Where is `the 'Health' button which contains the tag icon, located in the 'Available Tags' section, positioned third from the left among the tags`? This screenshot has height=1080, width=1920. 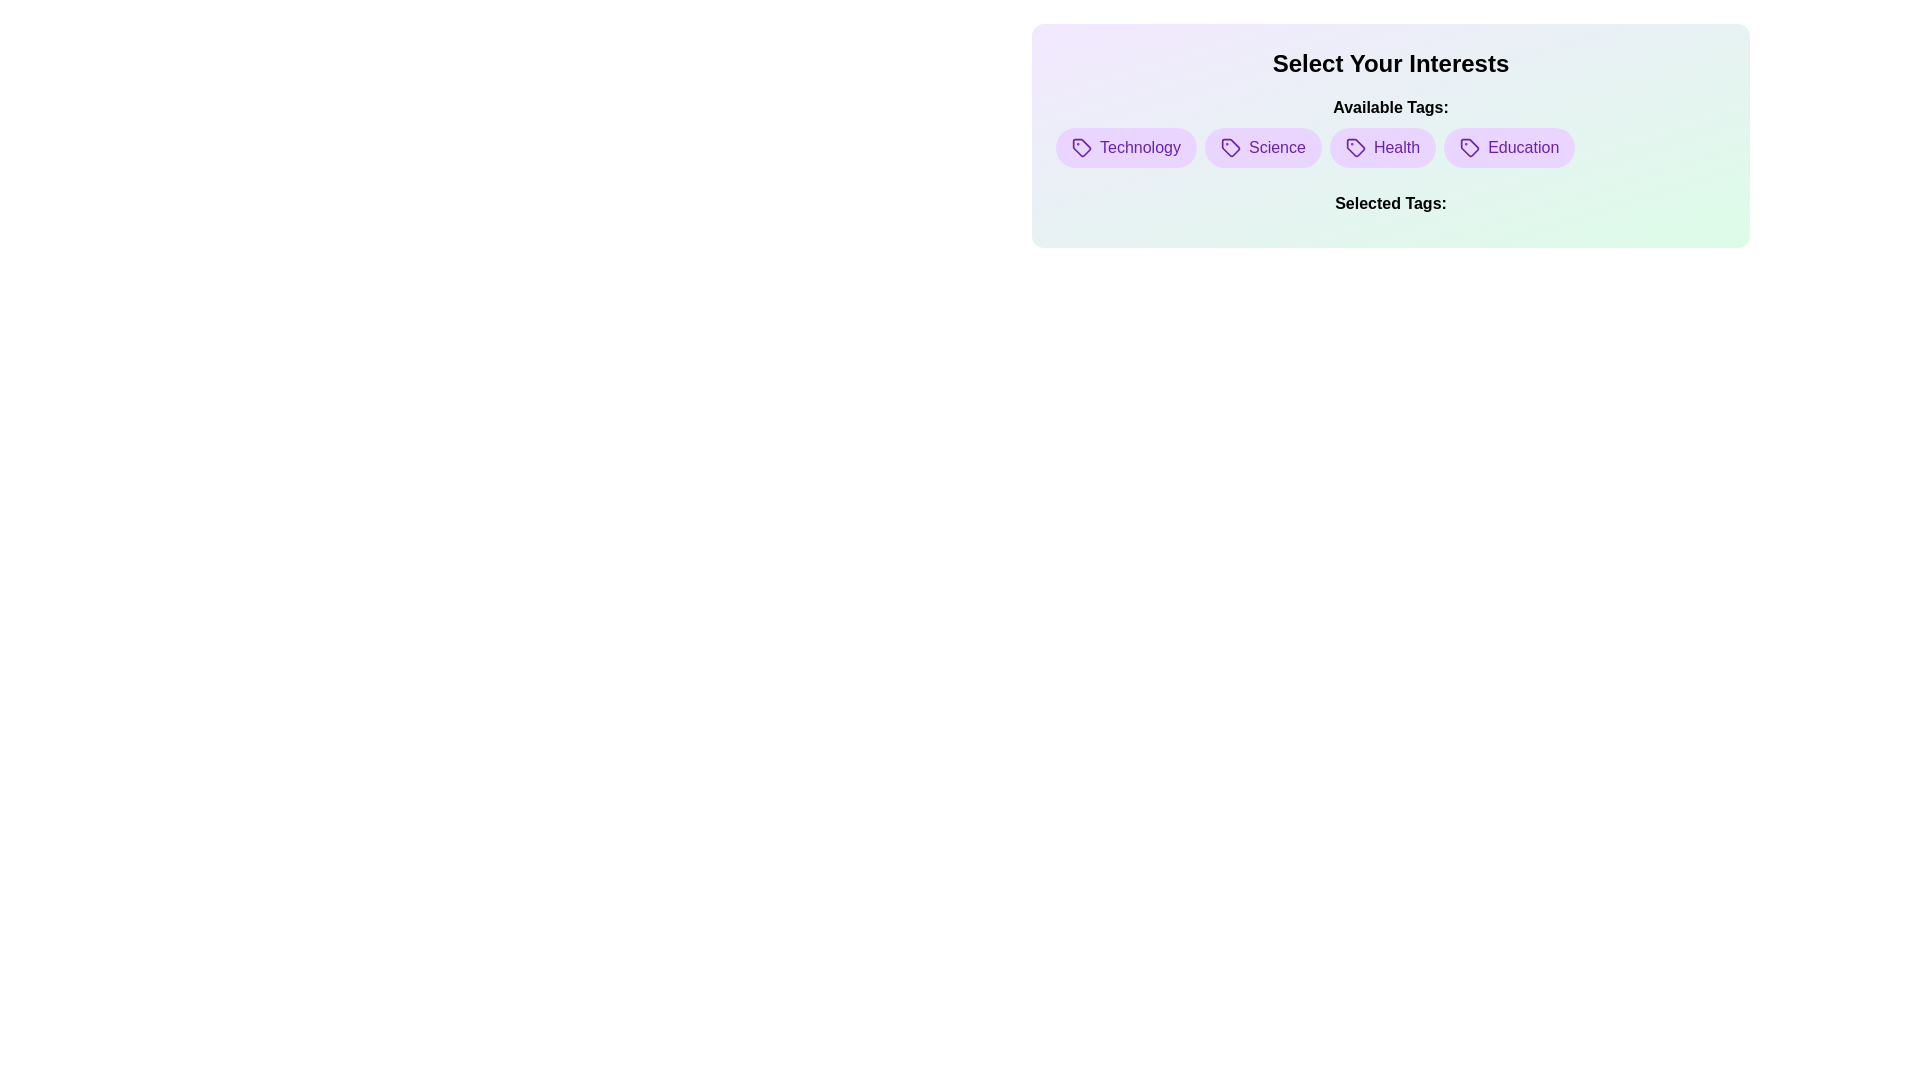
the 'Health' button which contains the tag icon, located in the 'Available Tags' section, positioned third from the left among the tags is located at coordinates (1355, 146).